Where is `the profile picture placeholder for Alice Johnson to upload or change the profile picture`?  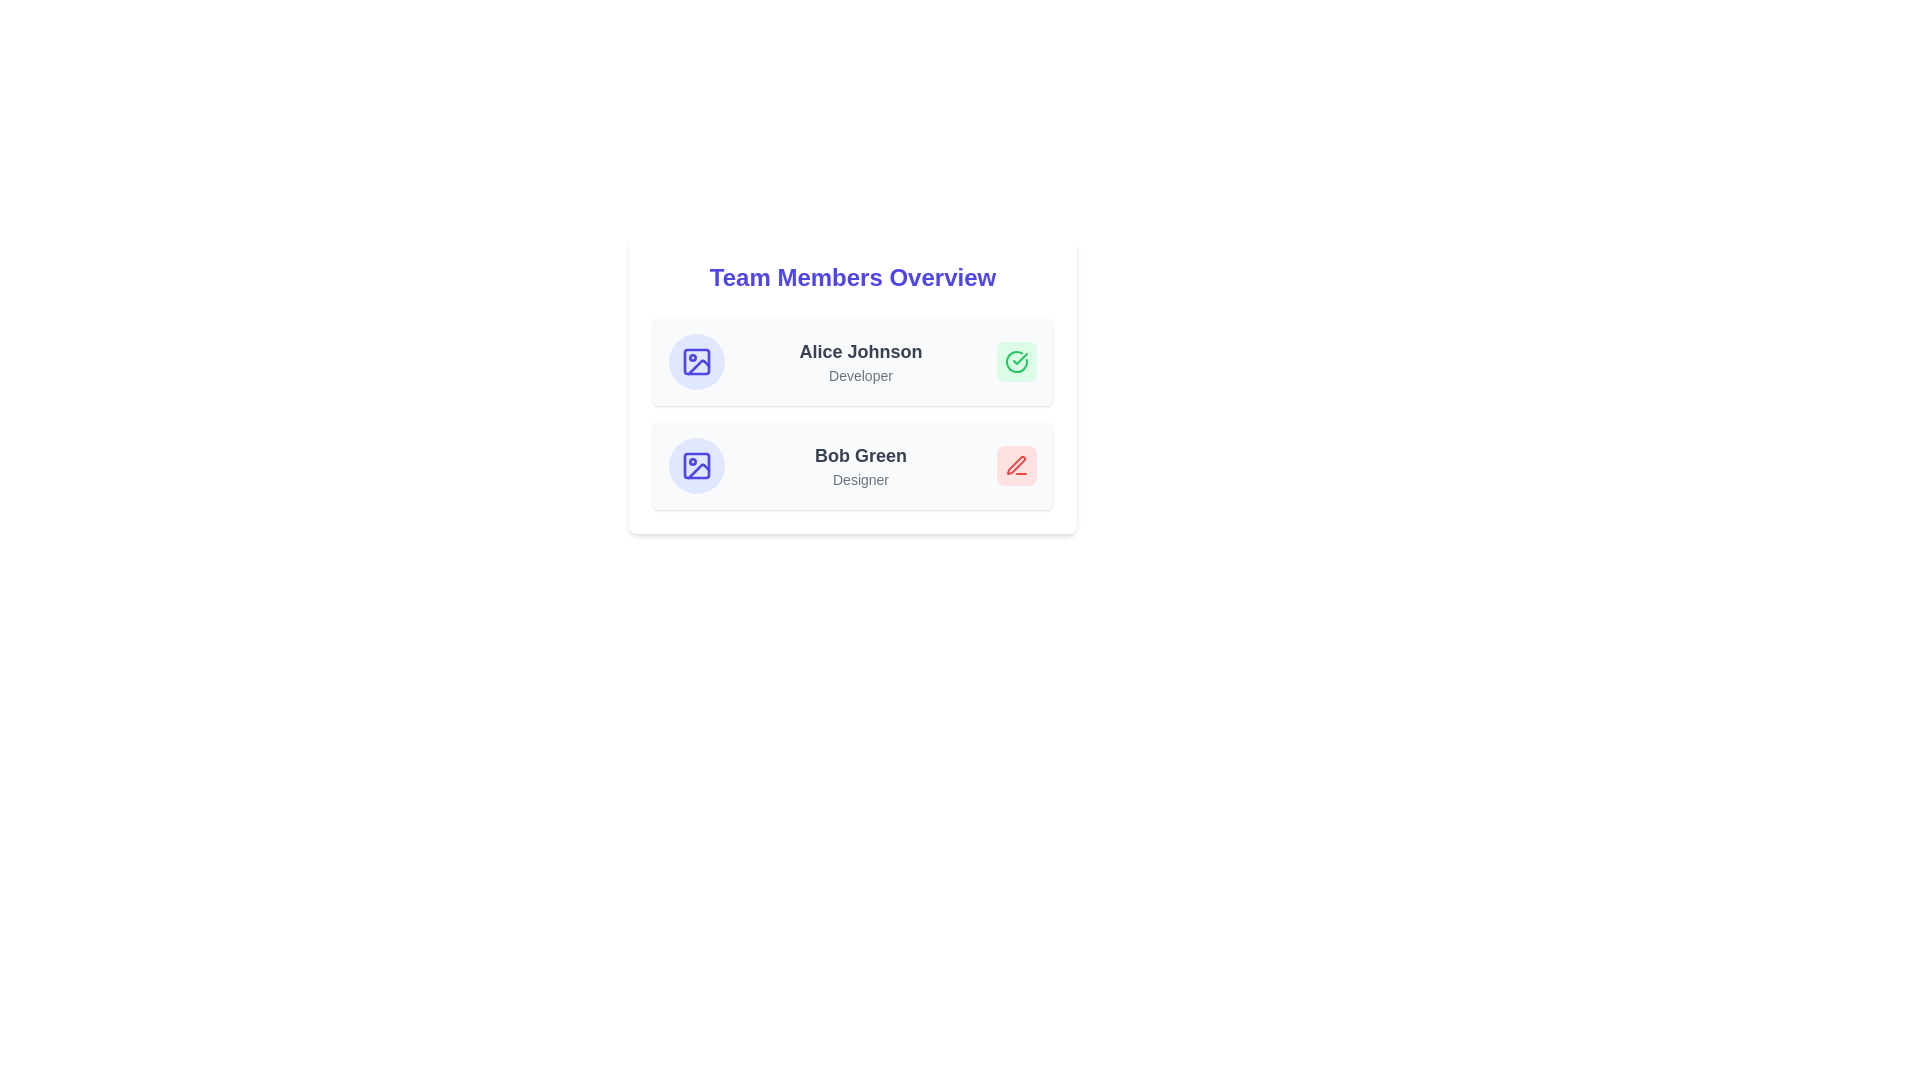 the profile picture placeholder for Alice Johnson to upload or change the profile picture is located at coordinates (696, 362).